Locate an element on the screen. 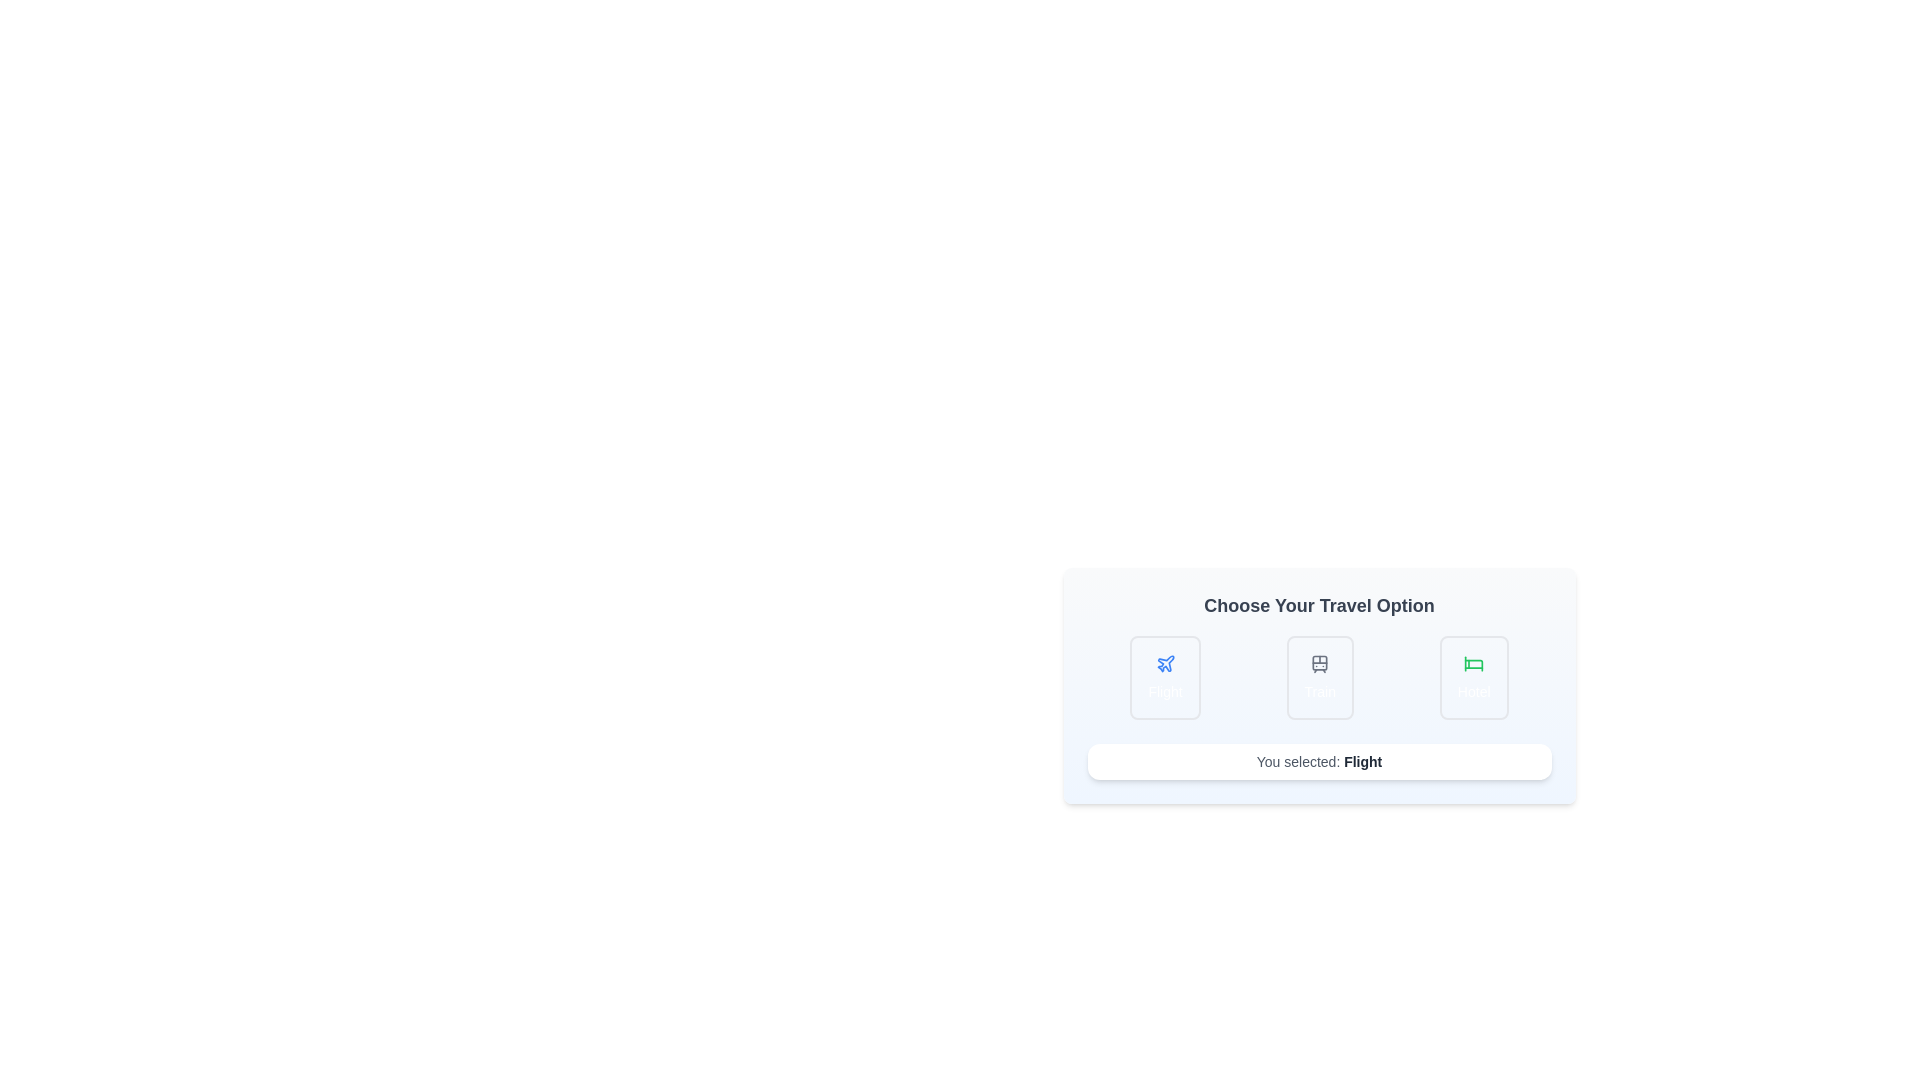 The width and height of the screenshot is (1920, 1080). the 'Flight' travel mode button is located at coordinates (1165, 677).